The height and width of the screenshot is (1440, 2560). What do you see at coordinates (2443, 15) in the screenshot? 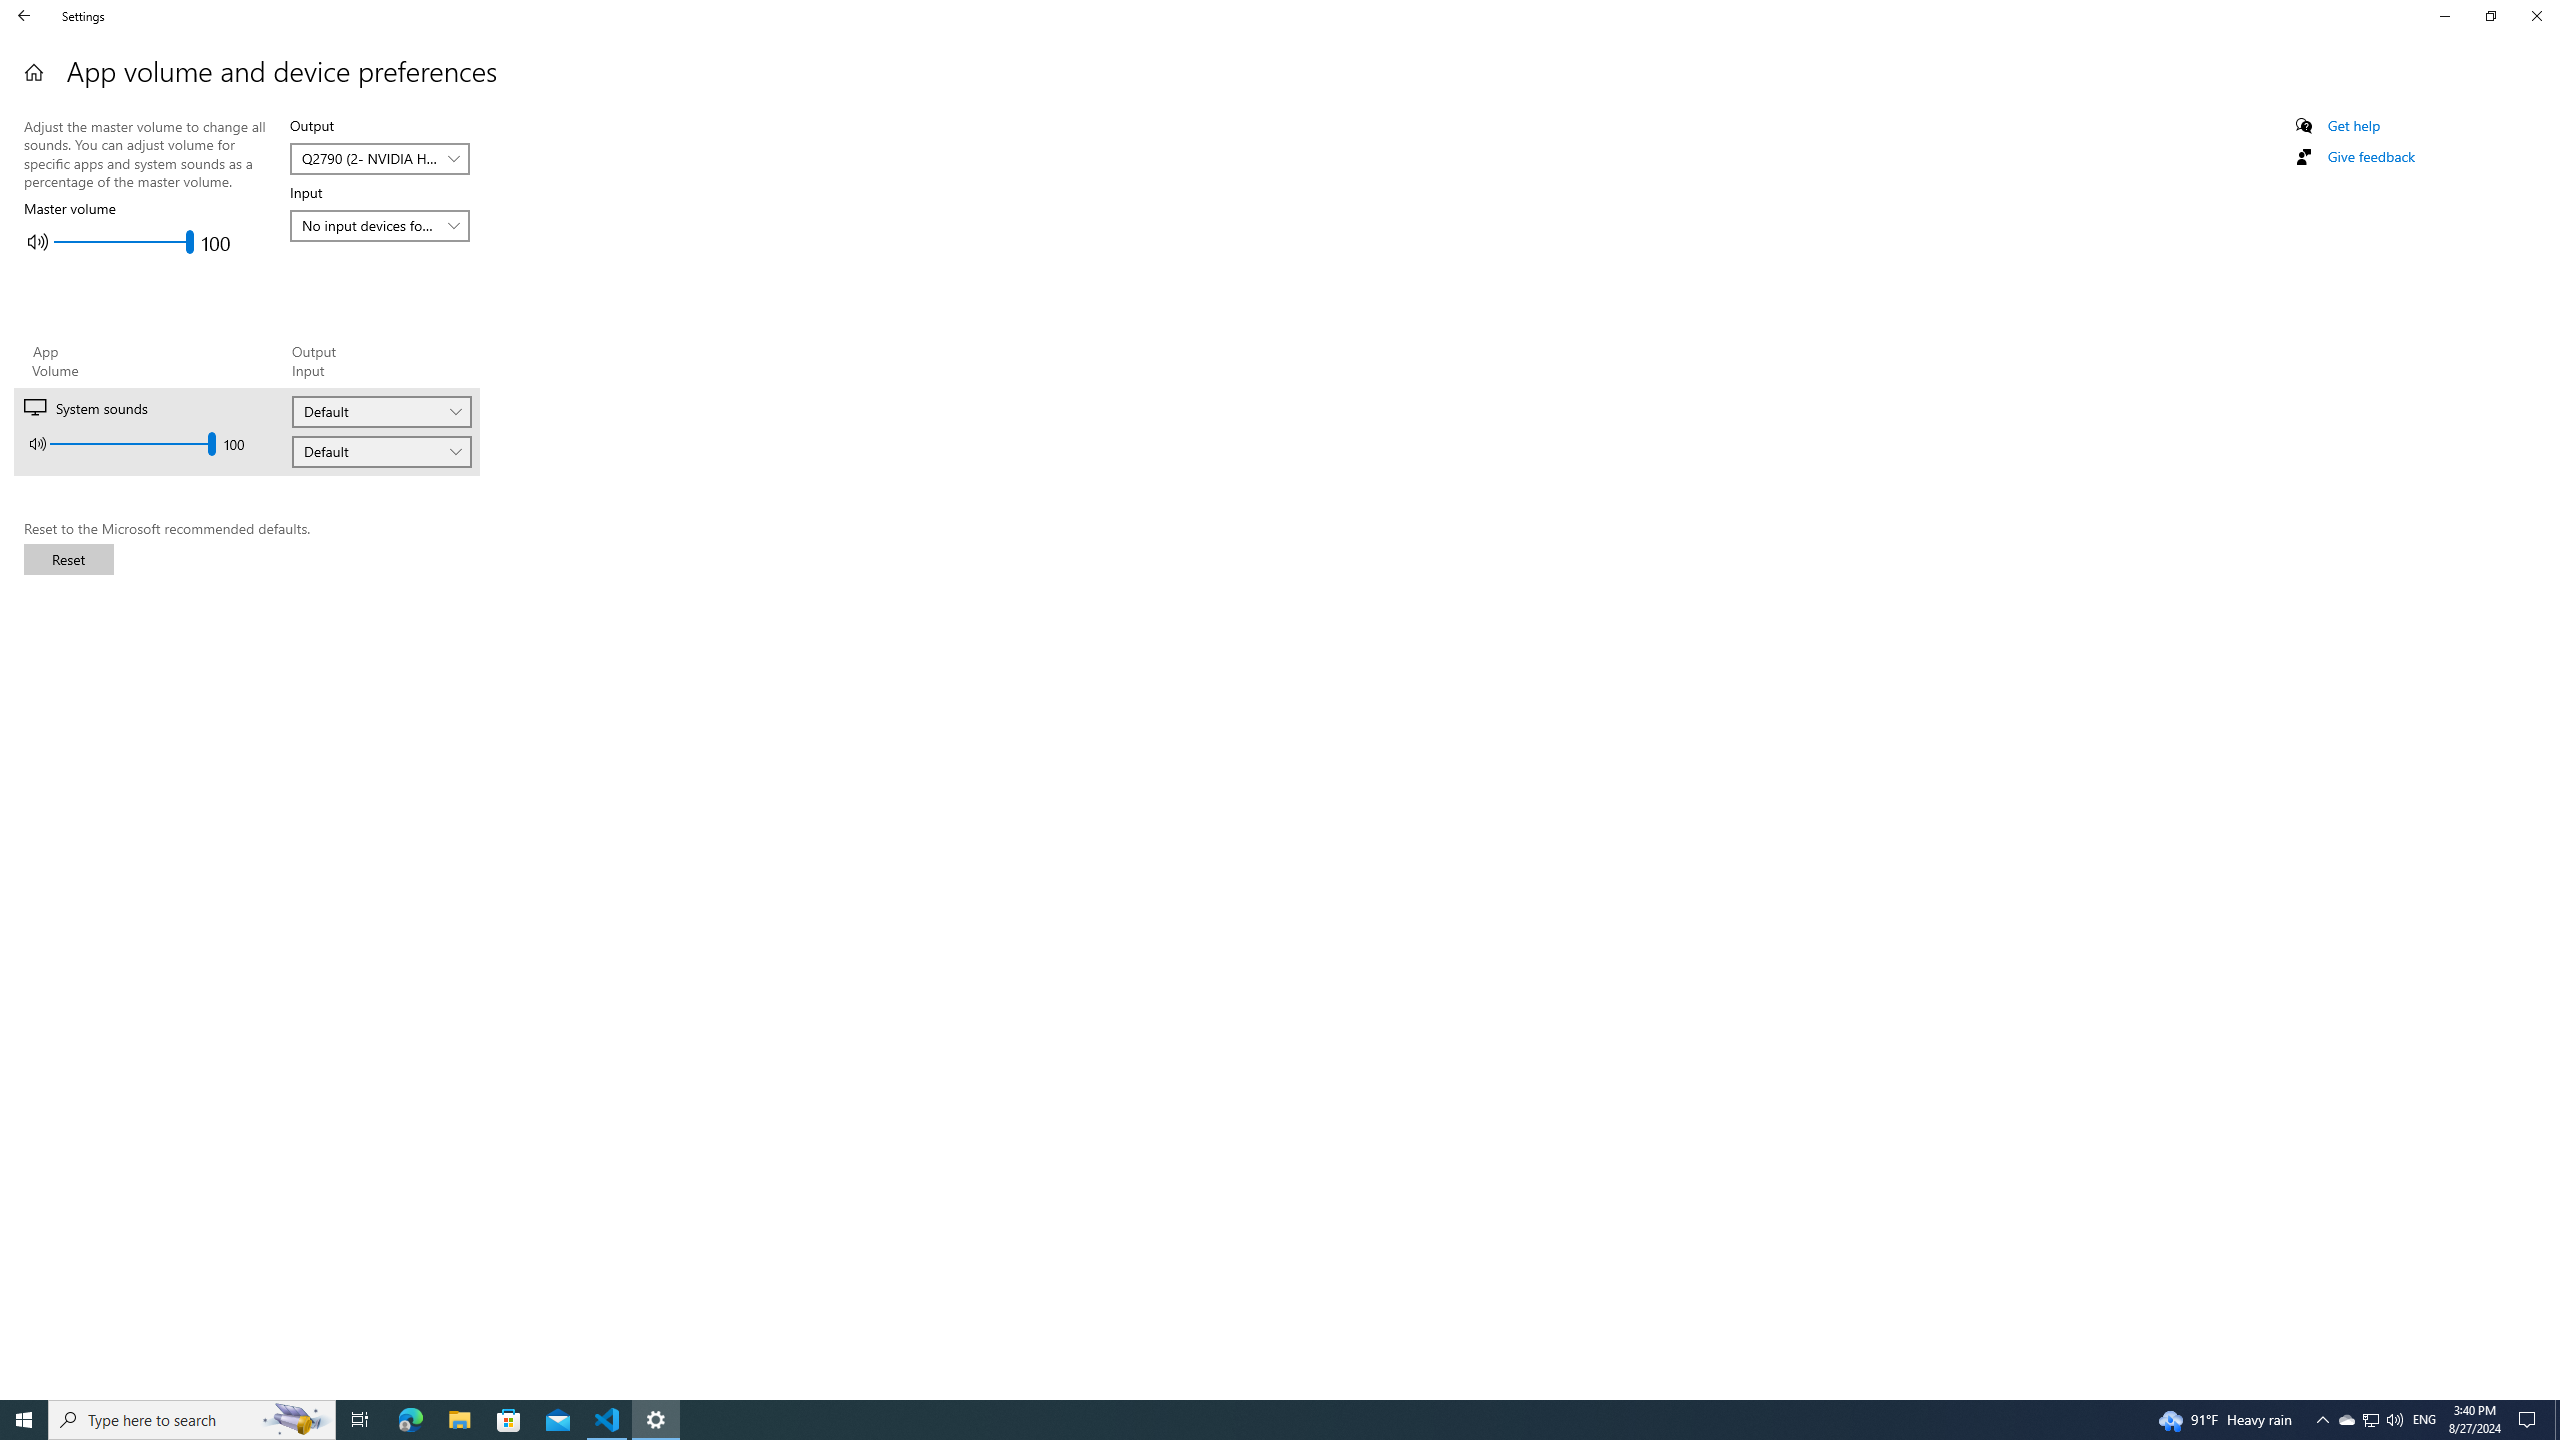
I see `'Minimize Settings'` at bounding box center [2443, 15].